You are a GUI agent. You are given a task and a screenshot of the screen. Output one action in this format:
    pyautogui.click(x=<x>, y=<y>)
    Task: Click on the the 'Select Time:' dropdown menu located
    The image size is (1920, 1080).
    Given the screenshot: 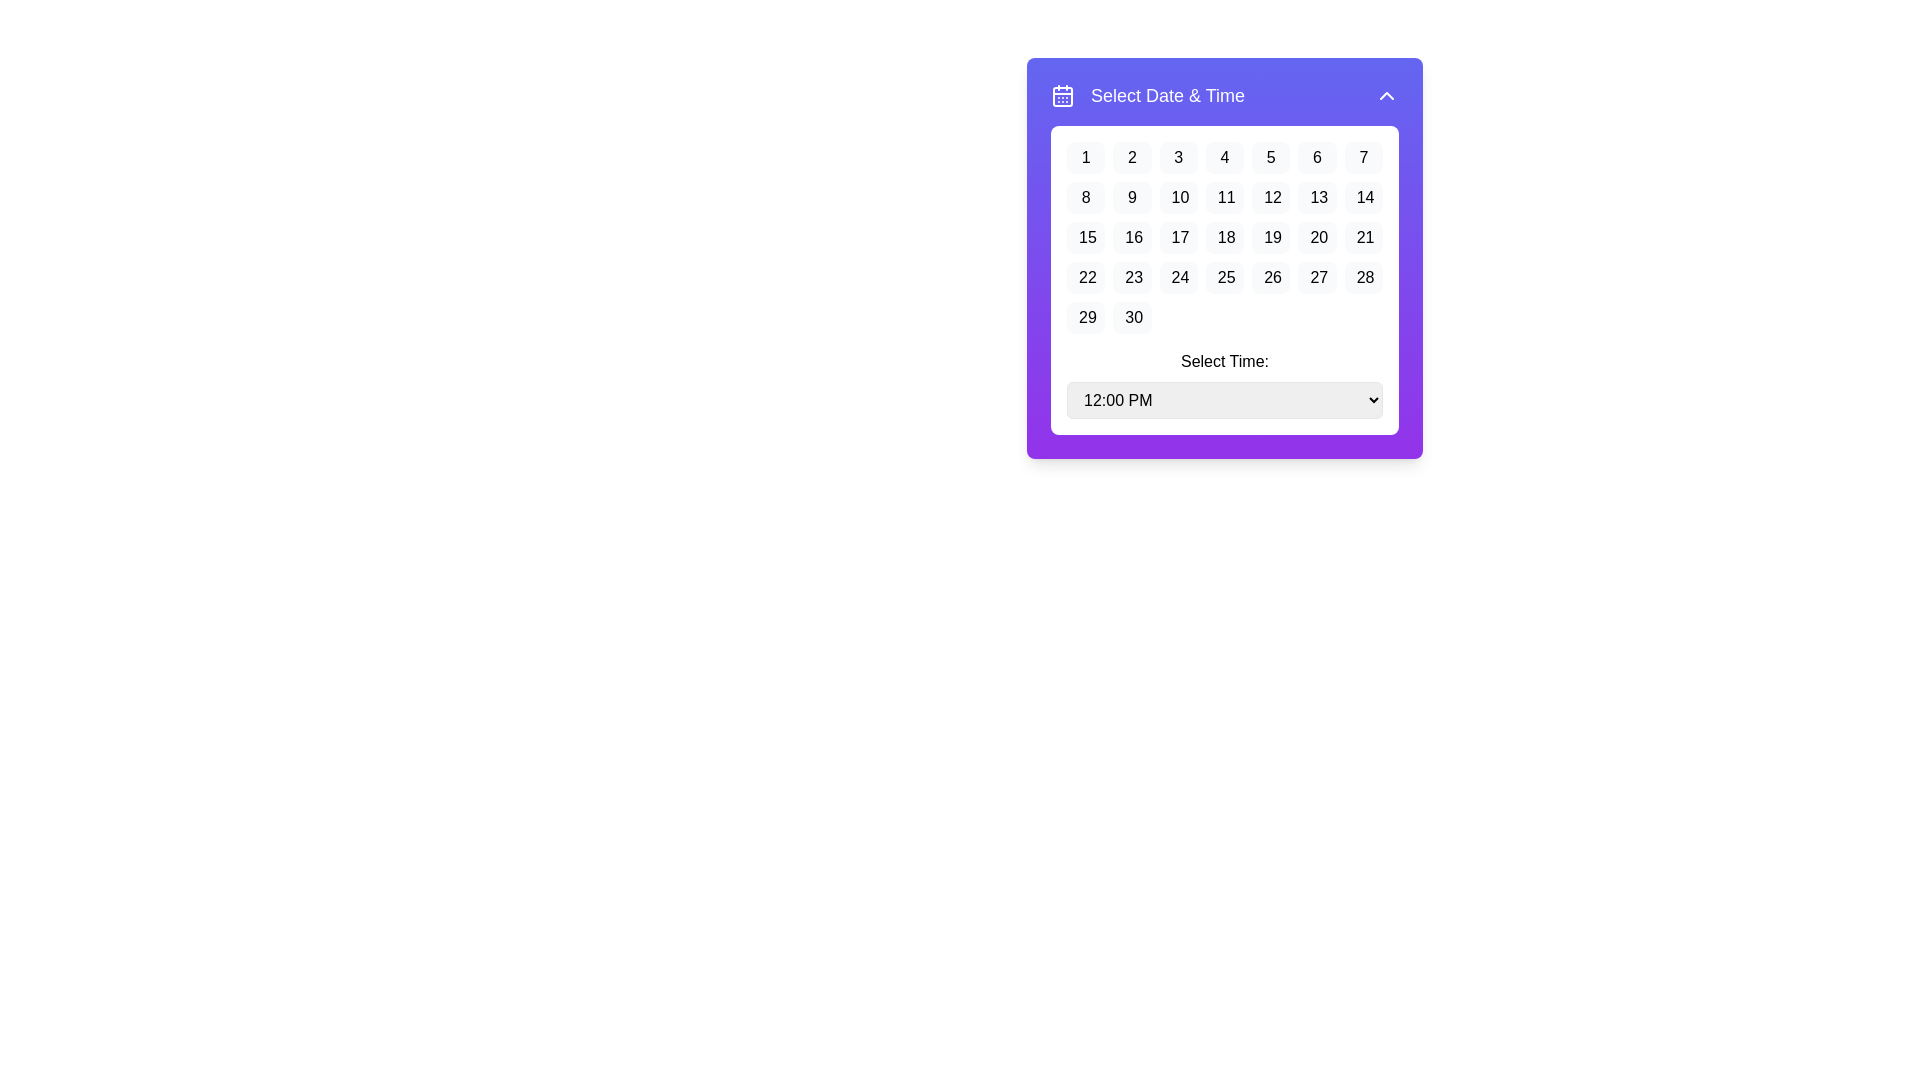 What is the action you would take?
    pyautogui.click(x=1223, y=384)
    